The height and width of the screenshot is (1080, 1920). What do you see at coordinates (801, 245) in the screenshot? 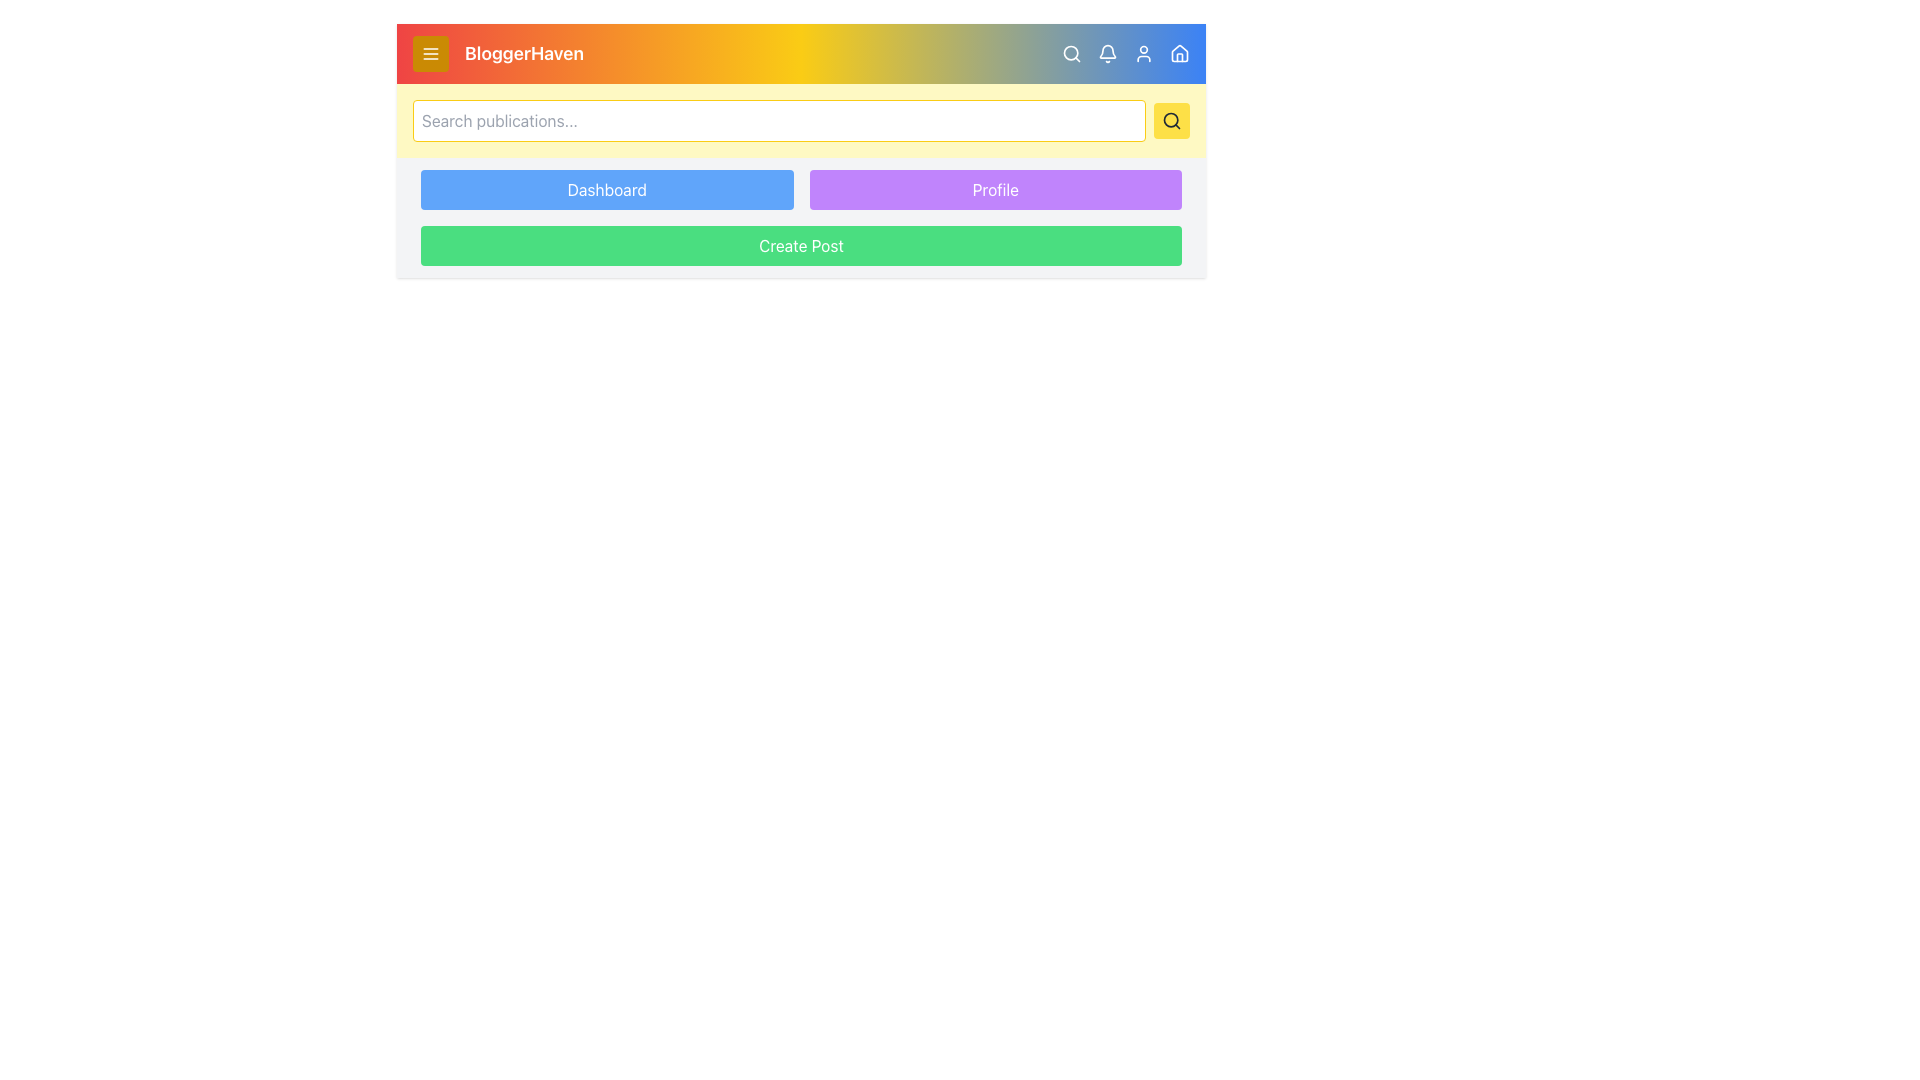
I see `the 'Create Post' button, which is a rectangular button with a green background and white text, located beneath the 'Dashboard' and 'Profile' buttons` at bounding box center [801, 245].